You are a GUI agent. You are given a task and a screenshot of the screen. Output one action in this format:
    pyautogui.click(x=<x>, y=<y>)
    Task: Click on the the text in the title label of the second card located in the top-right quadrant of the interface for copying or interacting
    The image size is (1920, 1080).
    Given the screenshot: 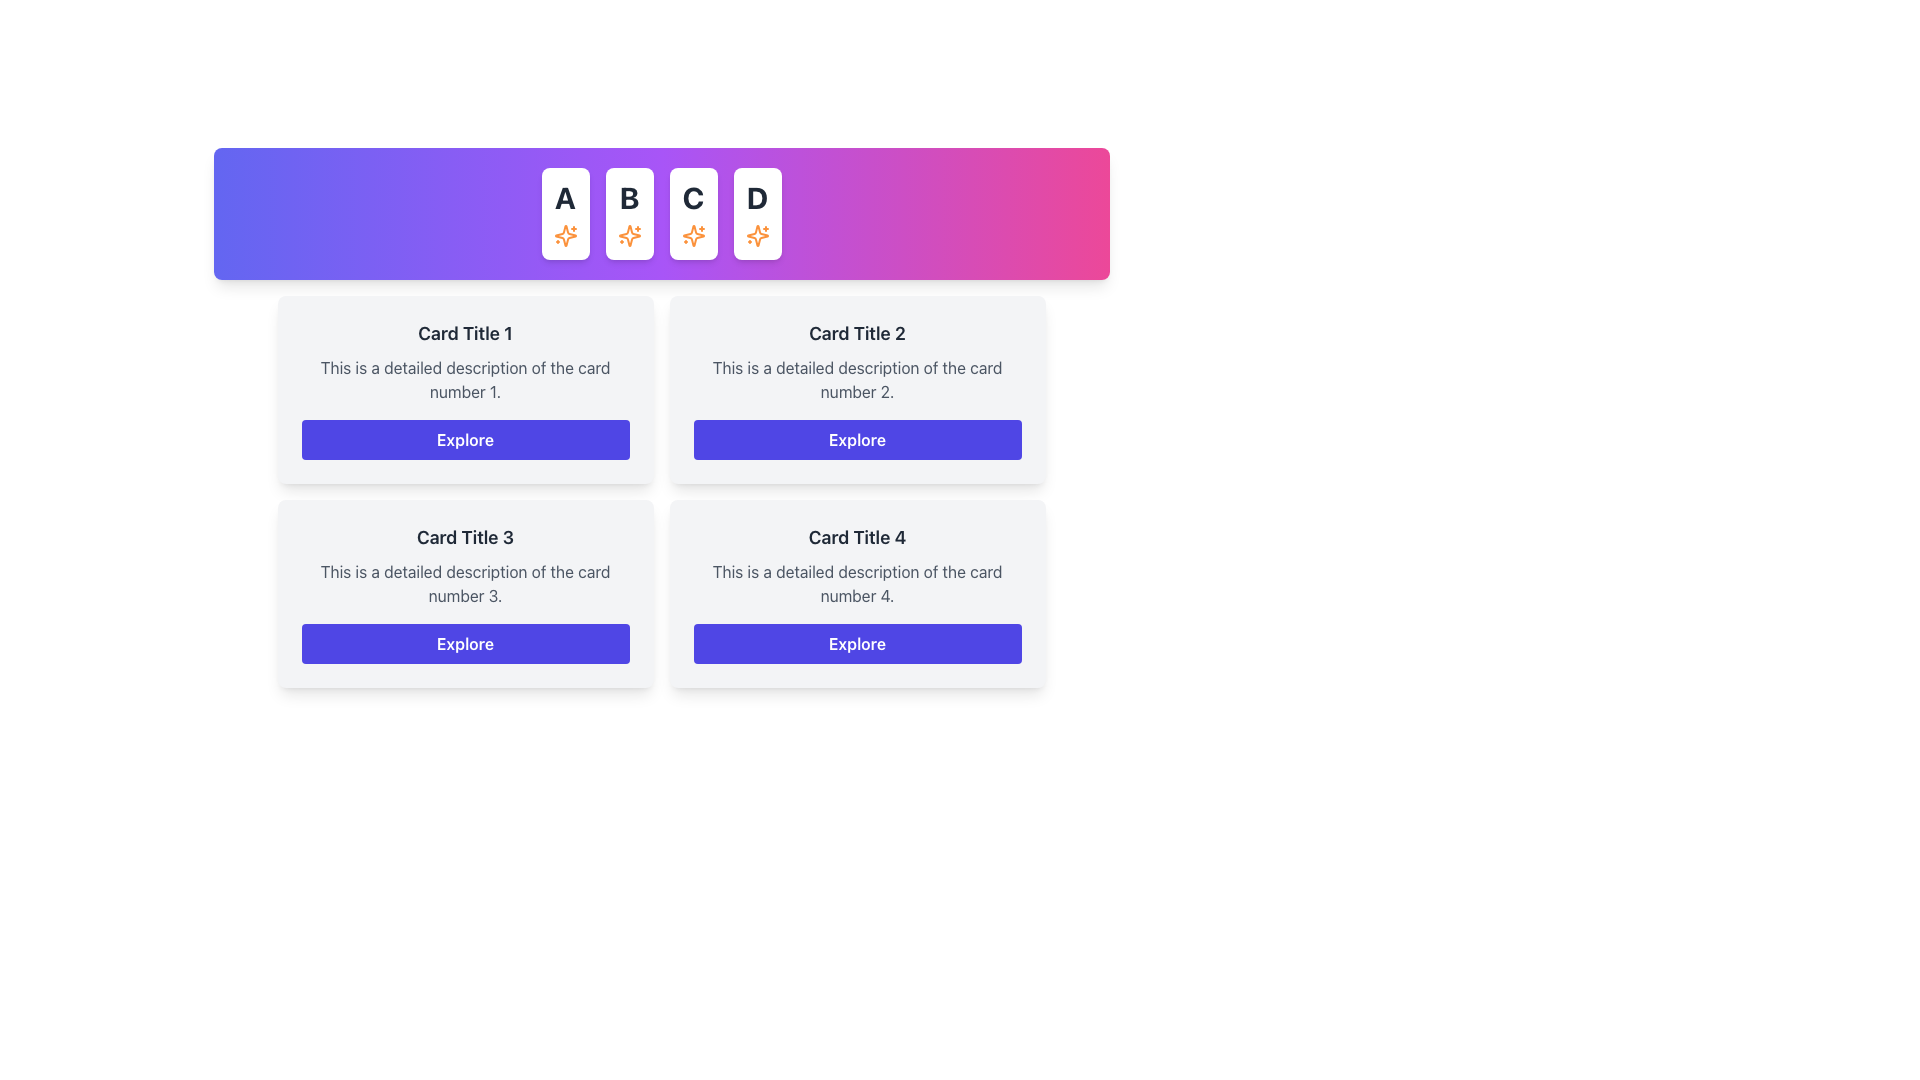 What is the action you would take?
    pyautogui.click(x=857, y=333)
    